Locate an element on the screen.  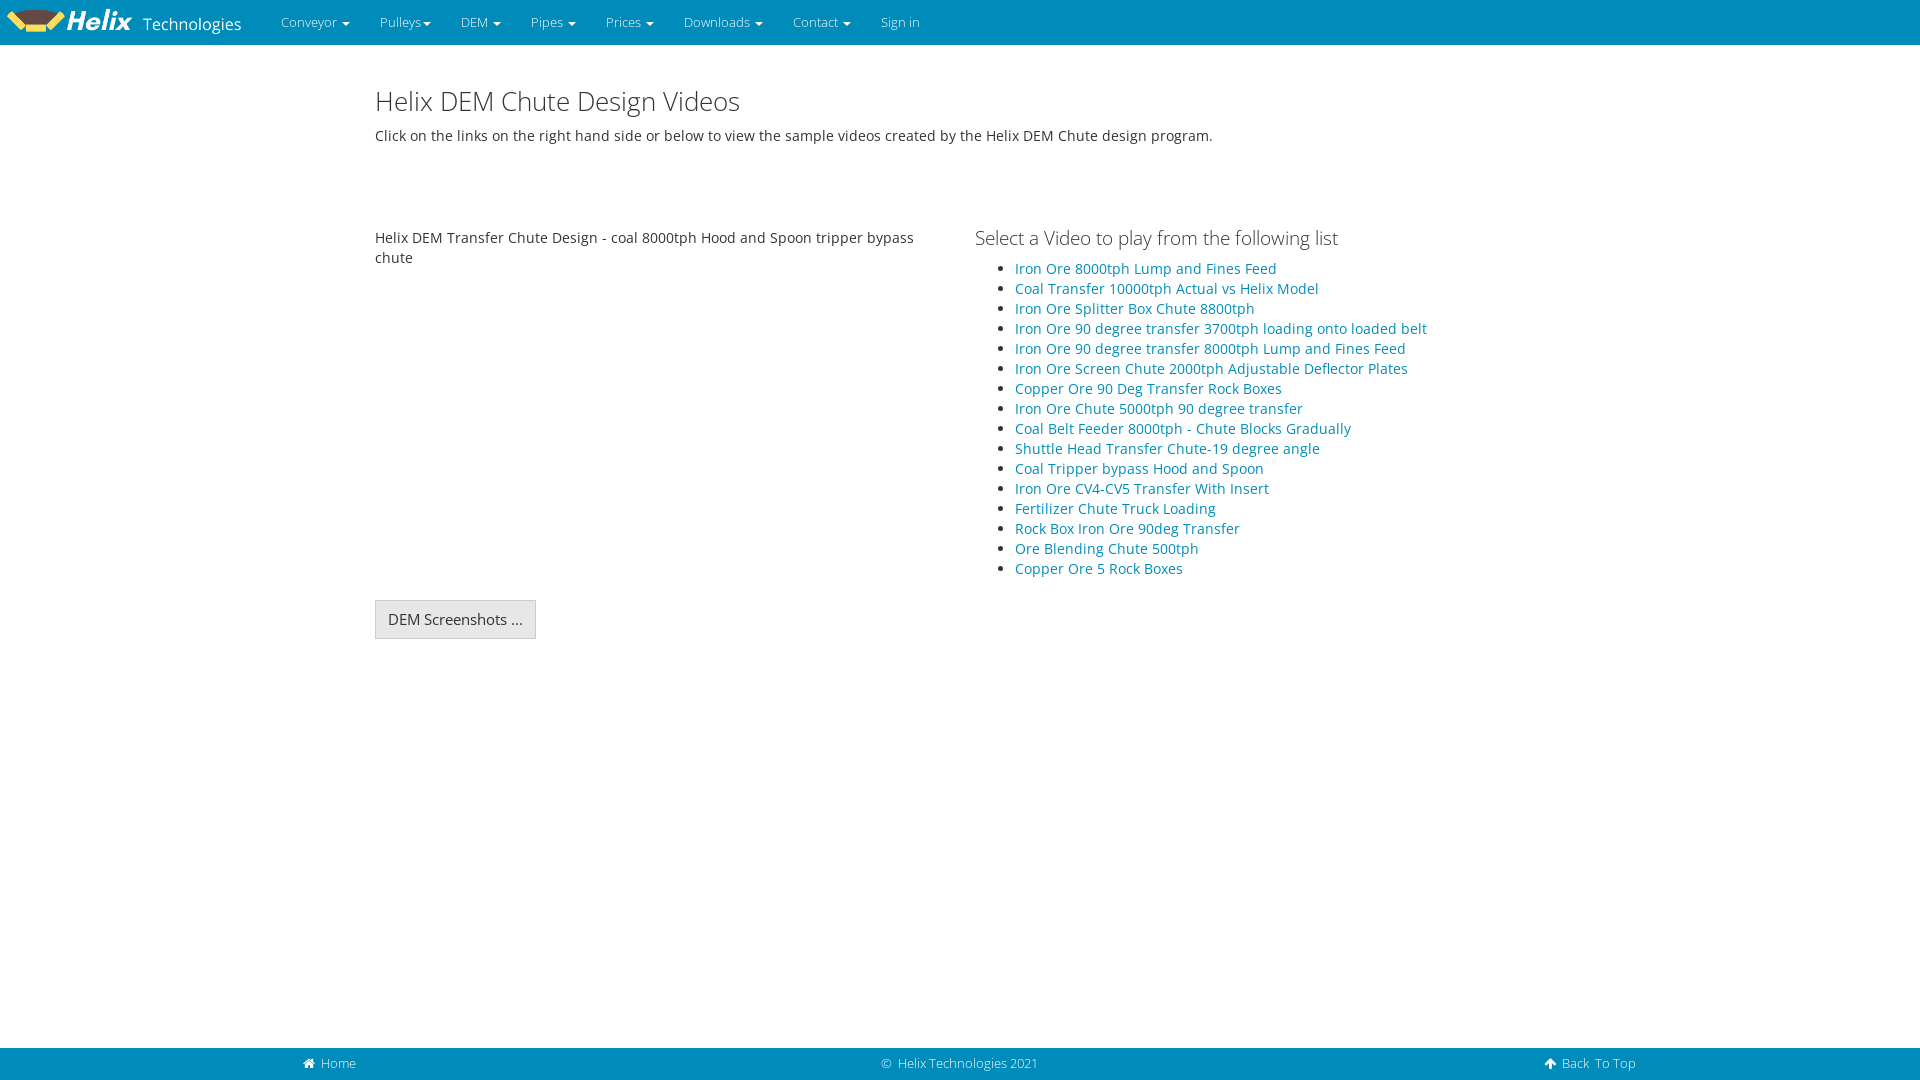
'Iron Ore Screen Chute 2000tph Adjustable Deflector Plates' is located at coordinates (1210, 368).